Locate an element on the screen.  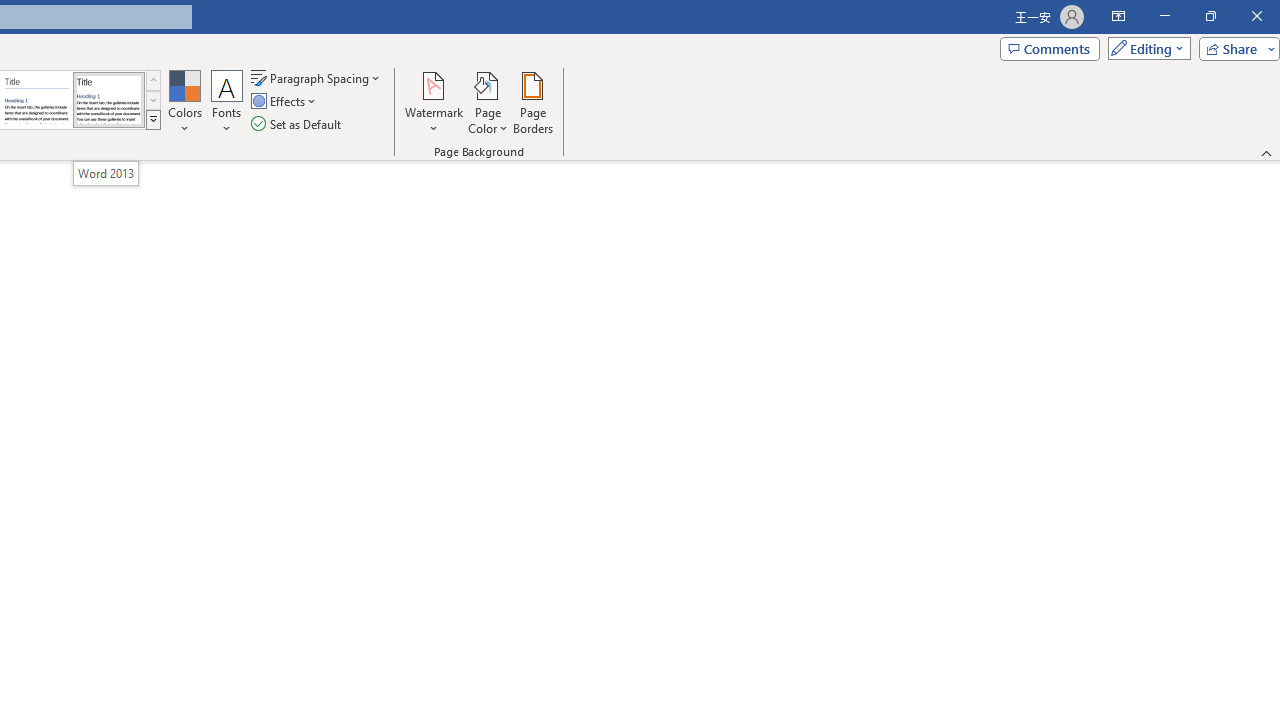
'Word 2013' is located at coordinates (105, 172).